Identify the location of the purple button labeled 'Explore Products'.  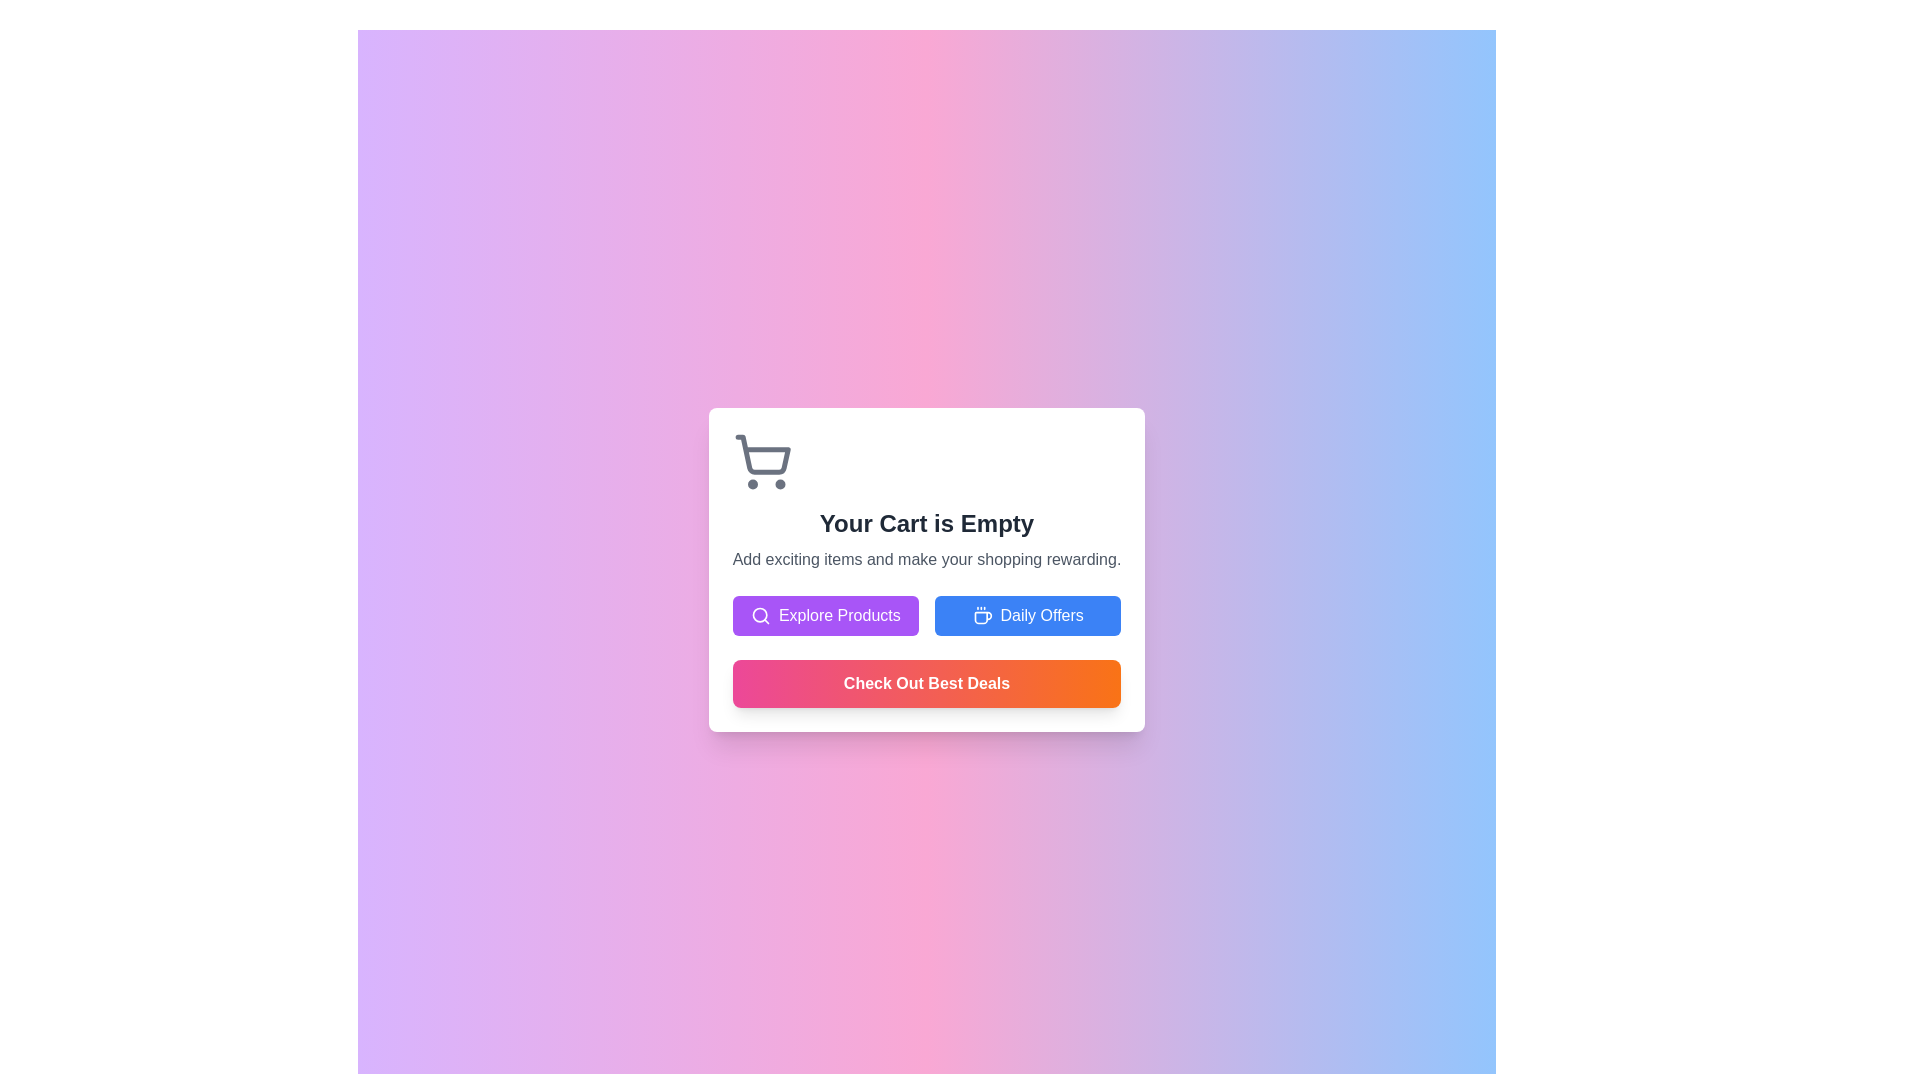
(825, 615).